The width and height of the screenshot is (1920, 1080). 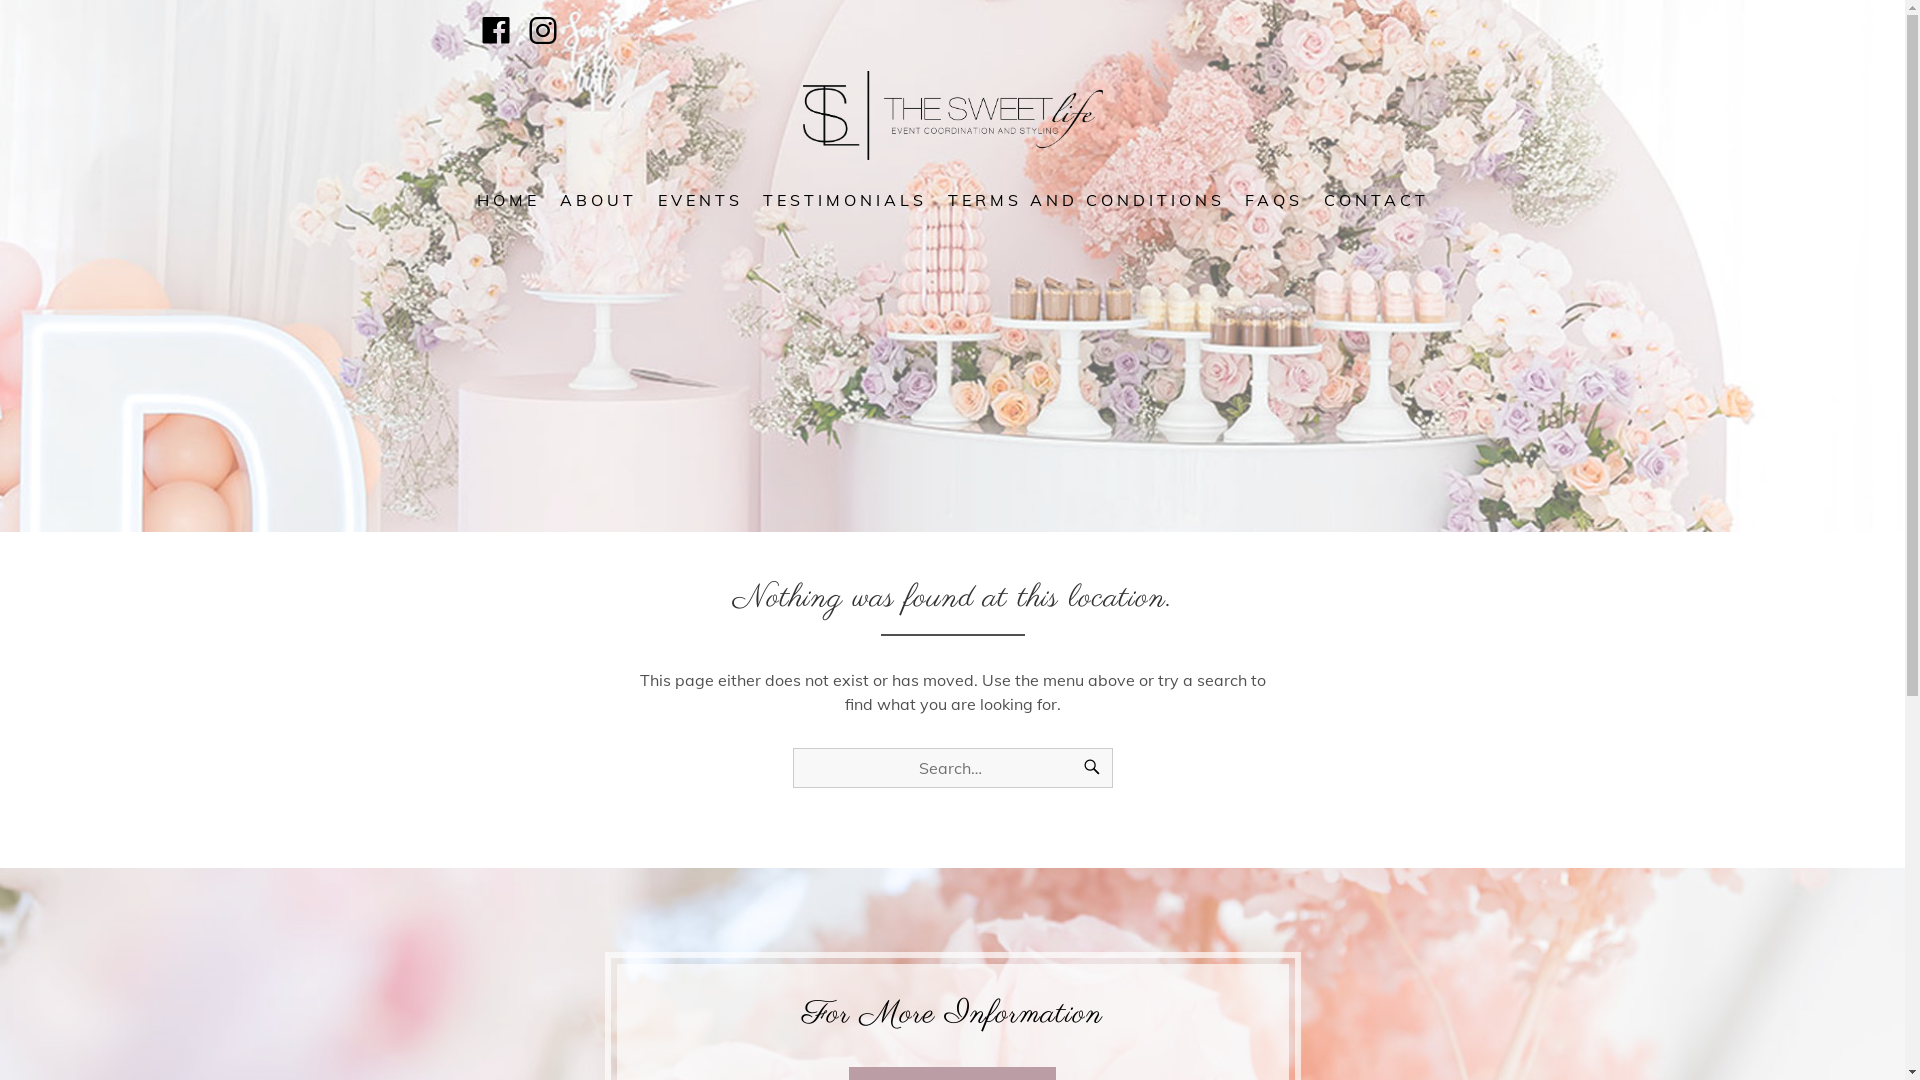 I want to click on 'HOME', so click(x=507, y=200).